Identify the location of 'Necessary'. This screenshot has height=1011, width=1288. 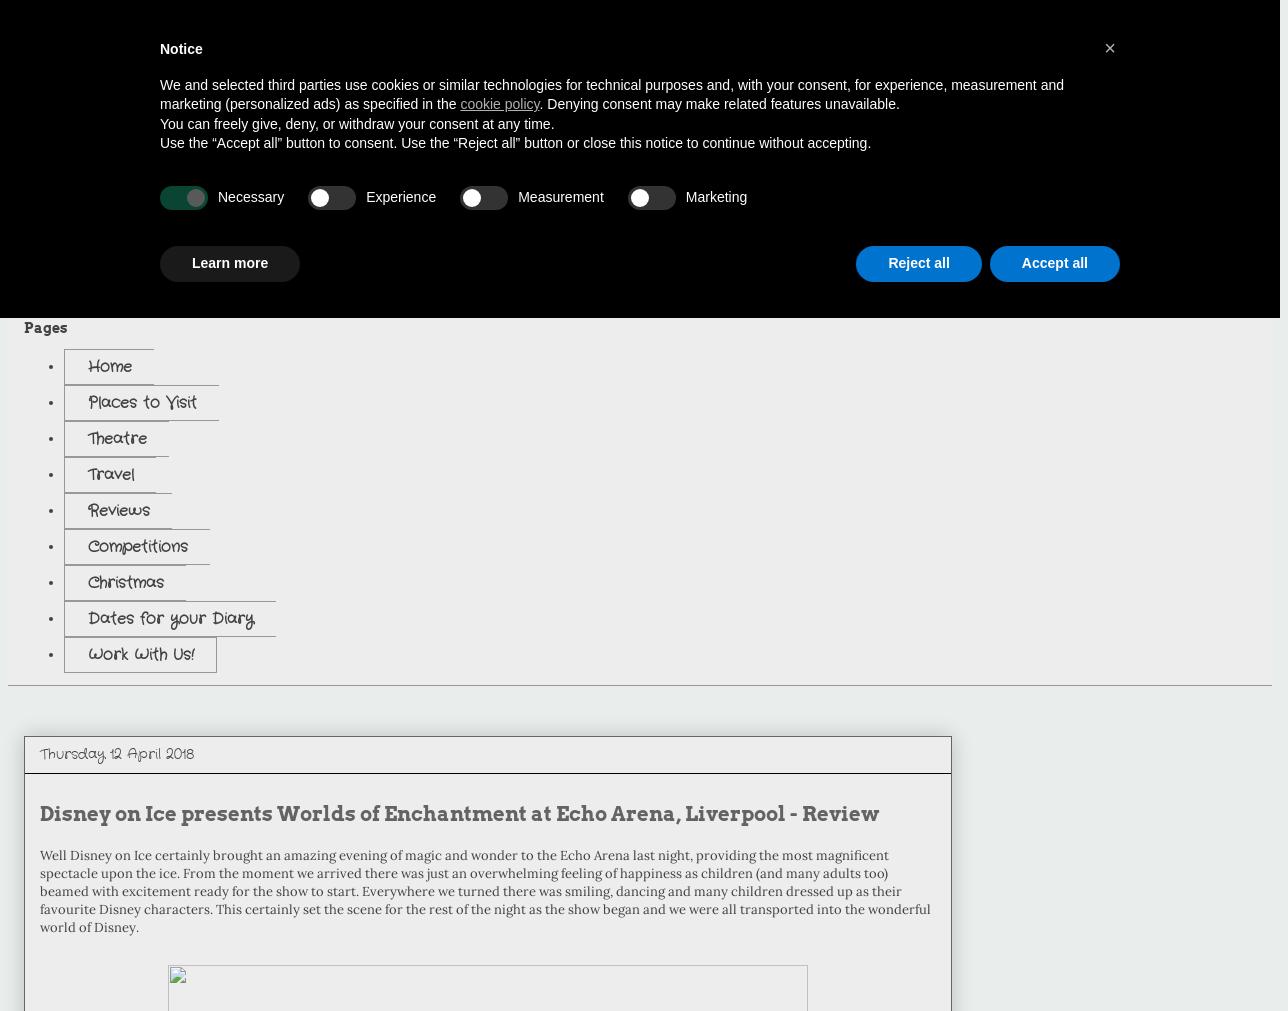
(251, 197).